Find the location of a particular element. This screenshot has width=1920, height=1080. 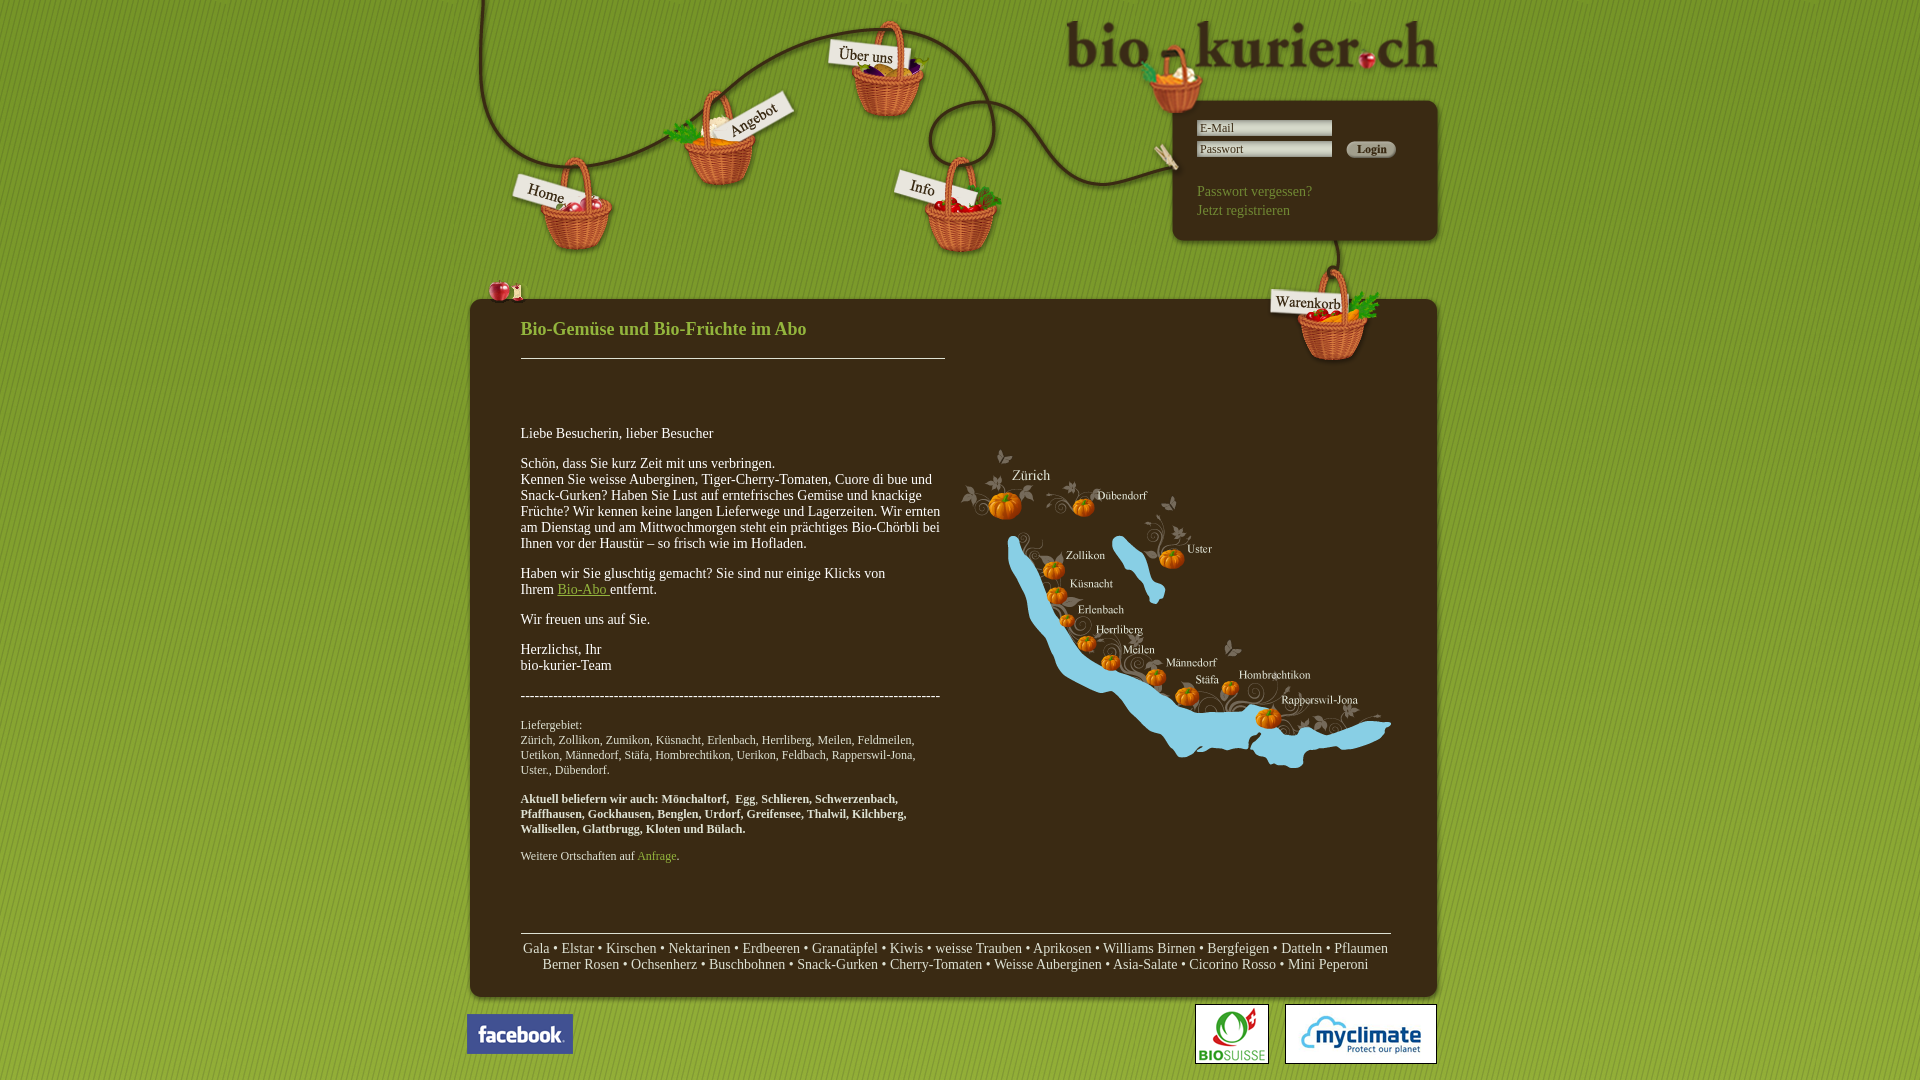

'biokurier - Warenkorb' is located at coordinates (1325, 364).